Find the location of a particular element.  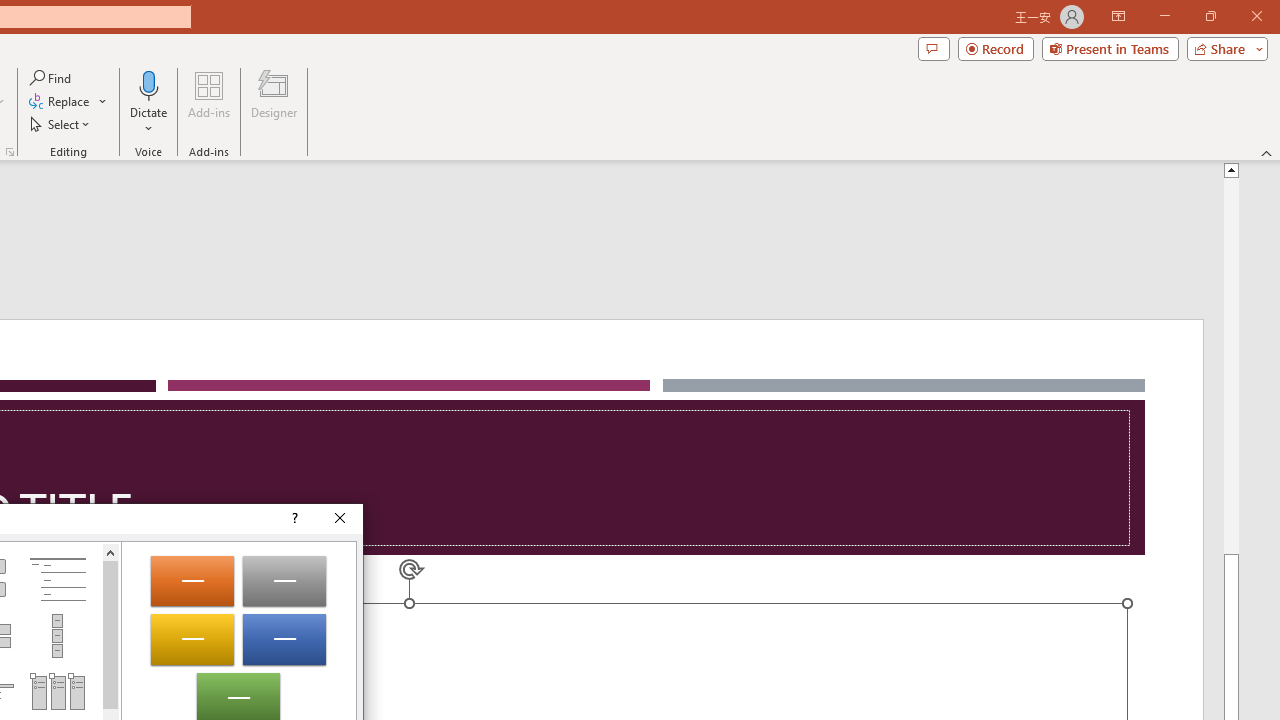

'Dictate' is located at coordinates (148, 103).